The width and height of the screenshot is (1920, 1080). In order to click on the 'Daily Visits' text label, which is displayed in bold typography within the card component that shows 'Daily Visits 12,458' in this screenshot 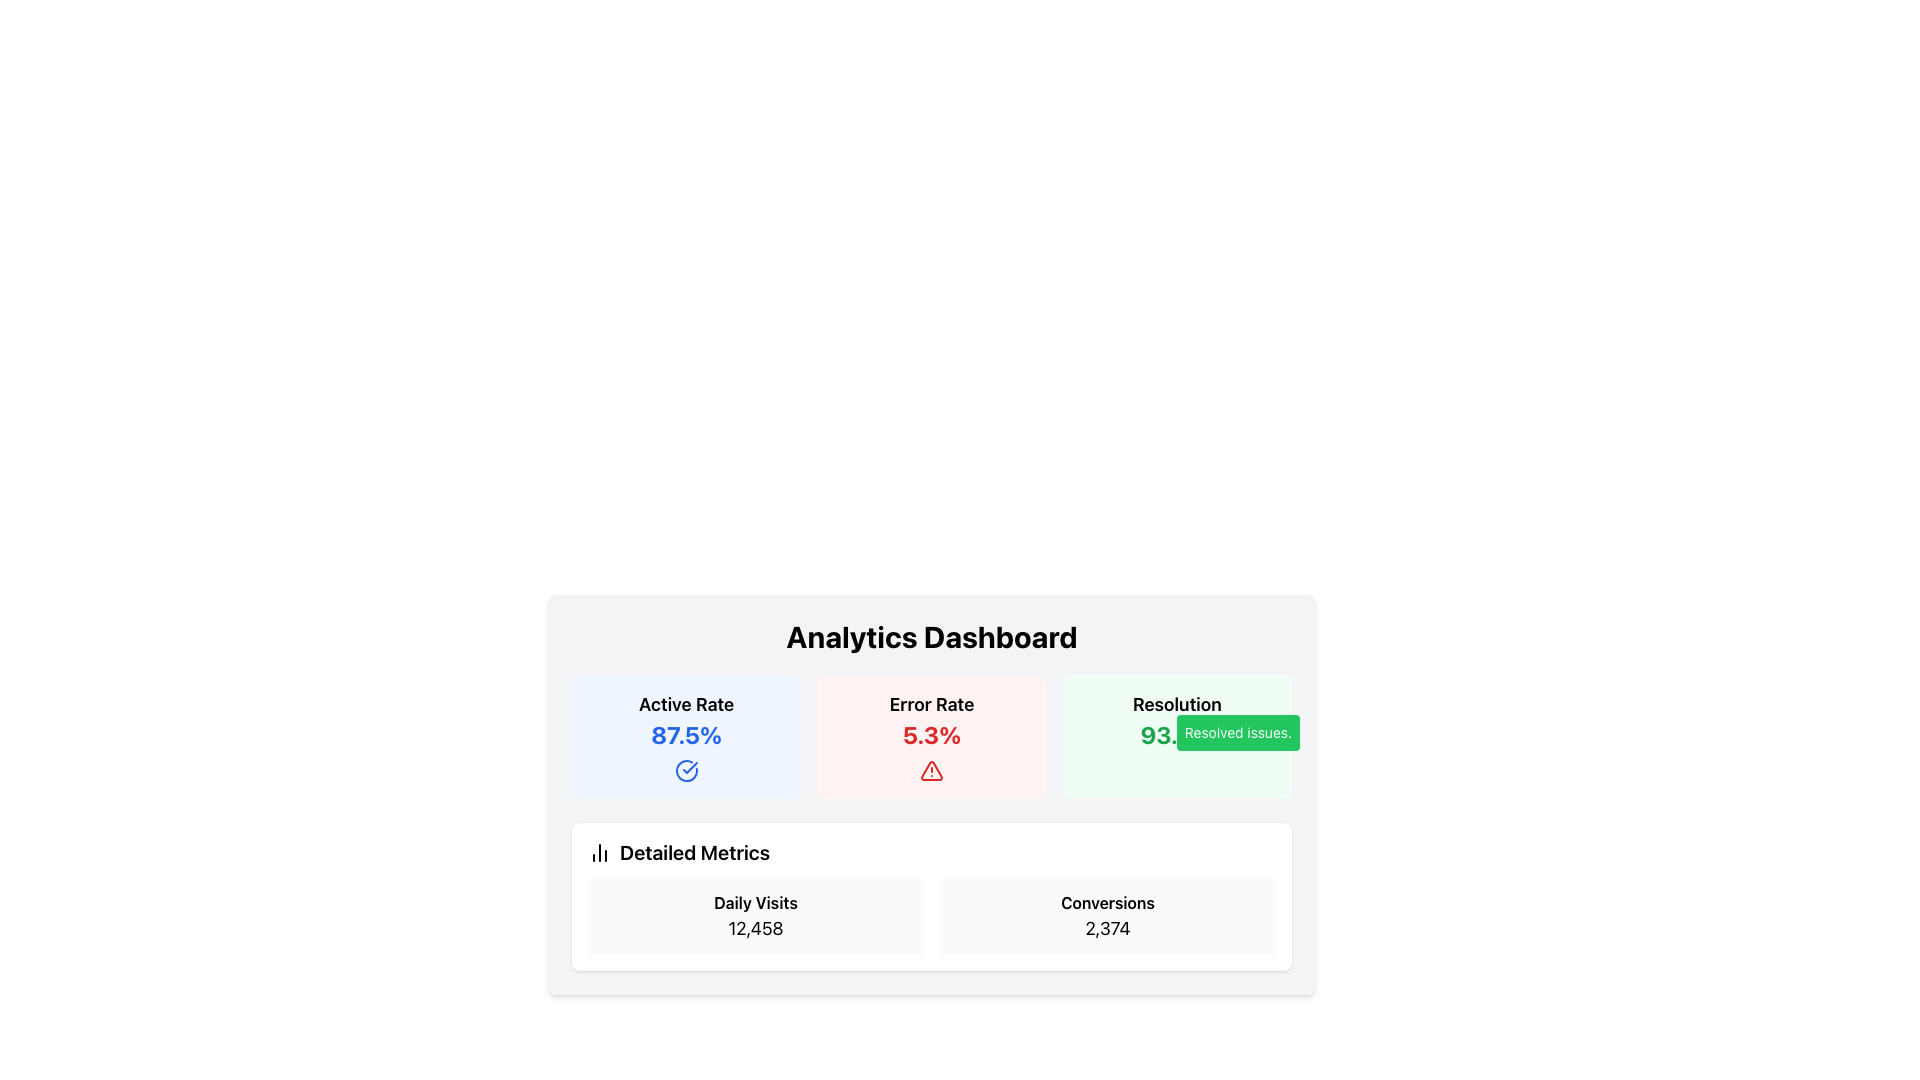, I will do `click(754, 902)`.